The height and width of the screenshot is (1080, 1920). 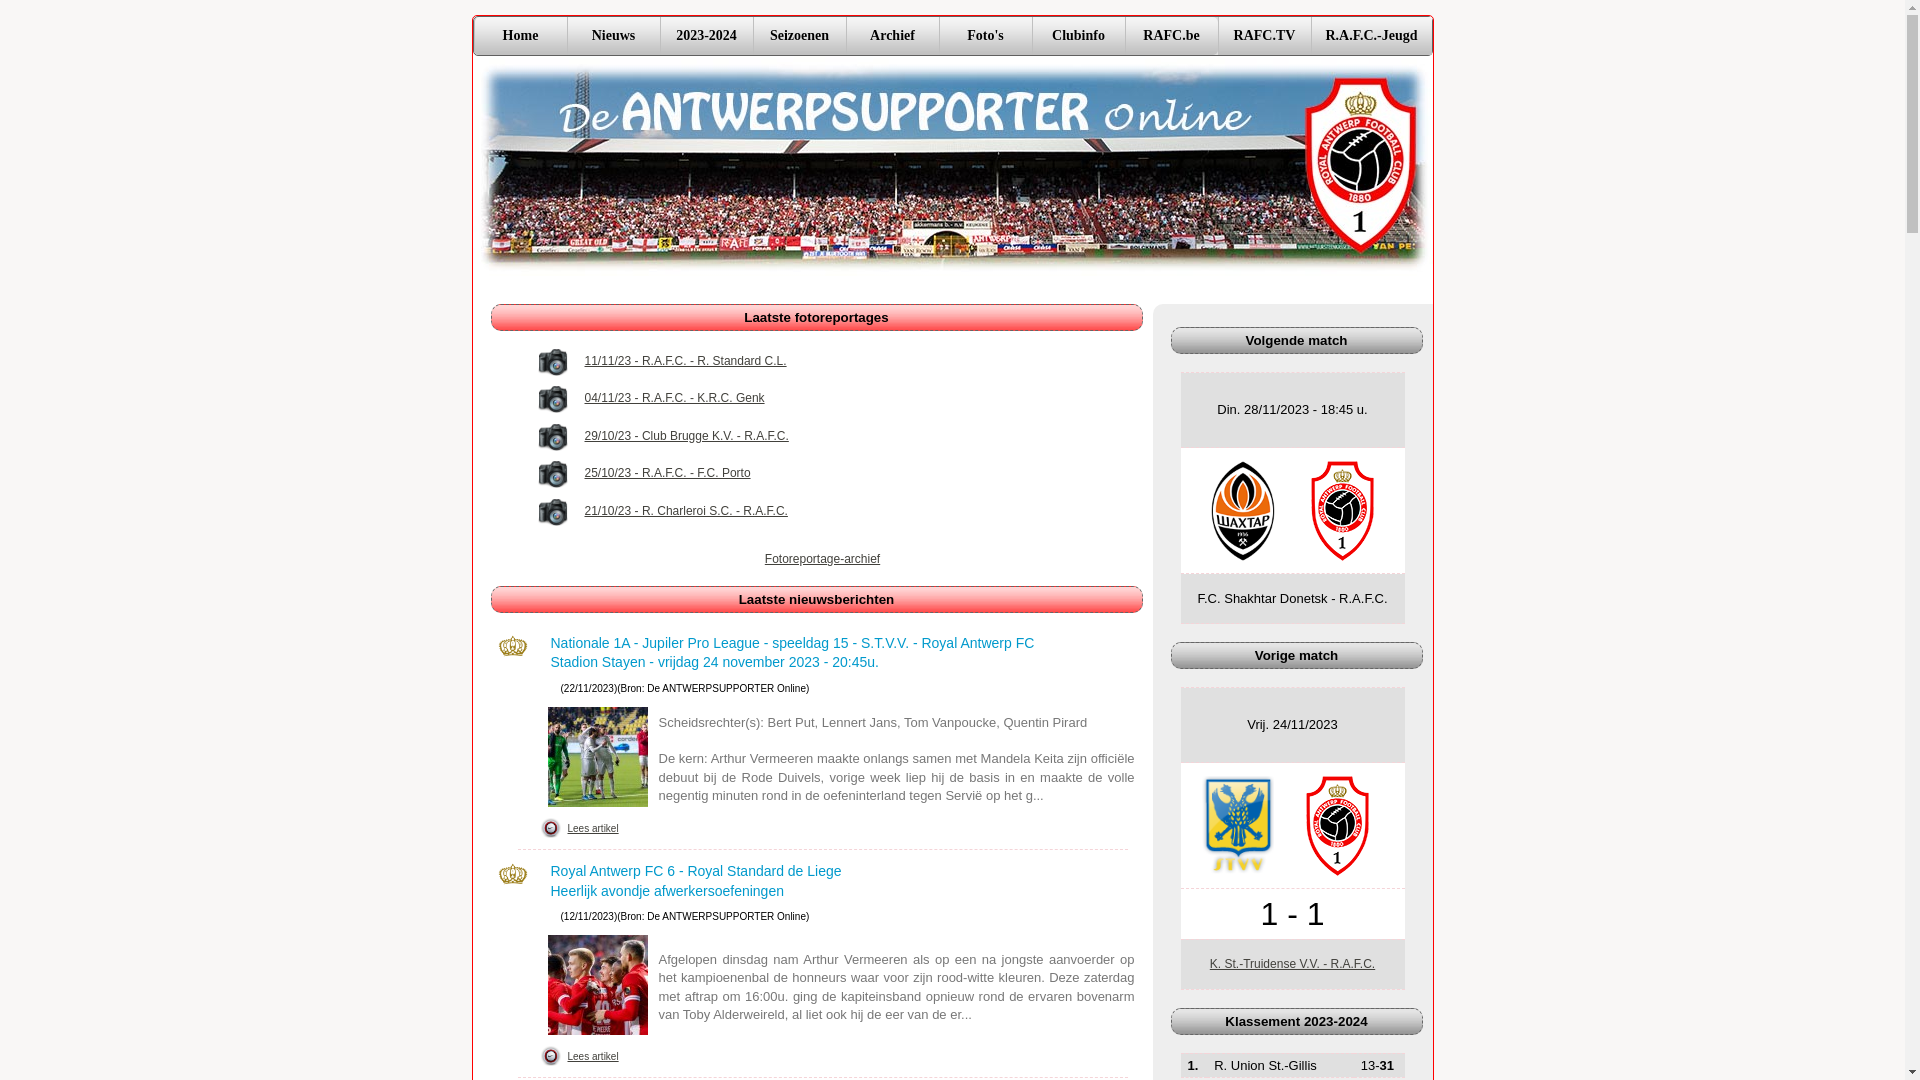 What do you see at coordinates (675, 398) in the screenshot?
I see `'04/11/23 - R.A.F.C. - K.R.C. Genk'` at bounding box center [675, 398].